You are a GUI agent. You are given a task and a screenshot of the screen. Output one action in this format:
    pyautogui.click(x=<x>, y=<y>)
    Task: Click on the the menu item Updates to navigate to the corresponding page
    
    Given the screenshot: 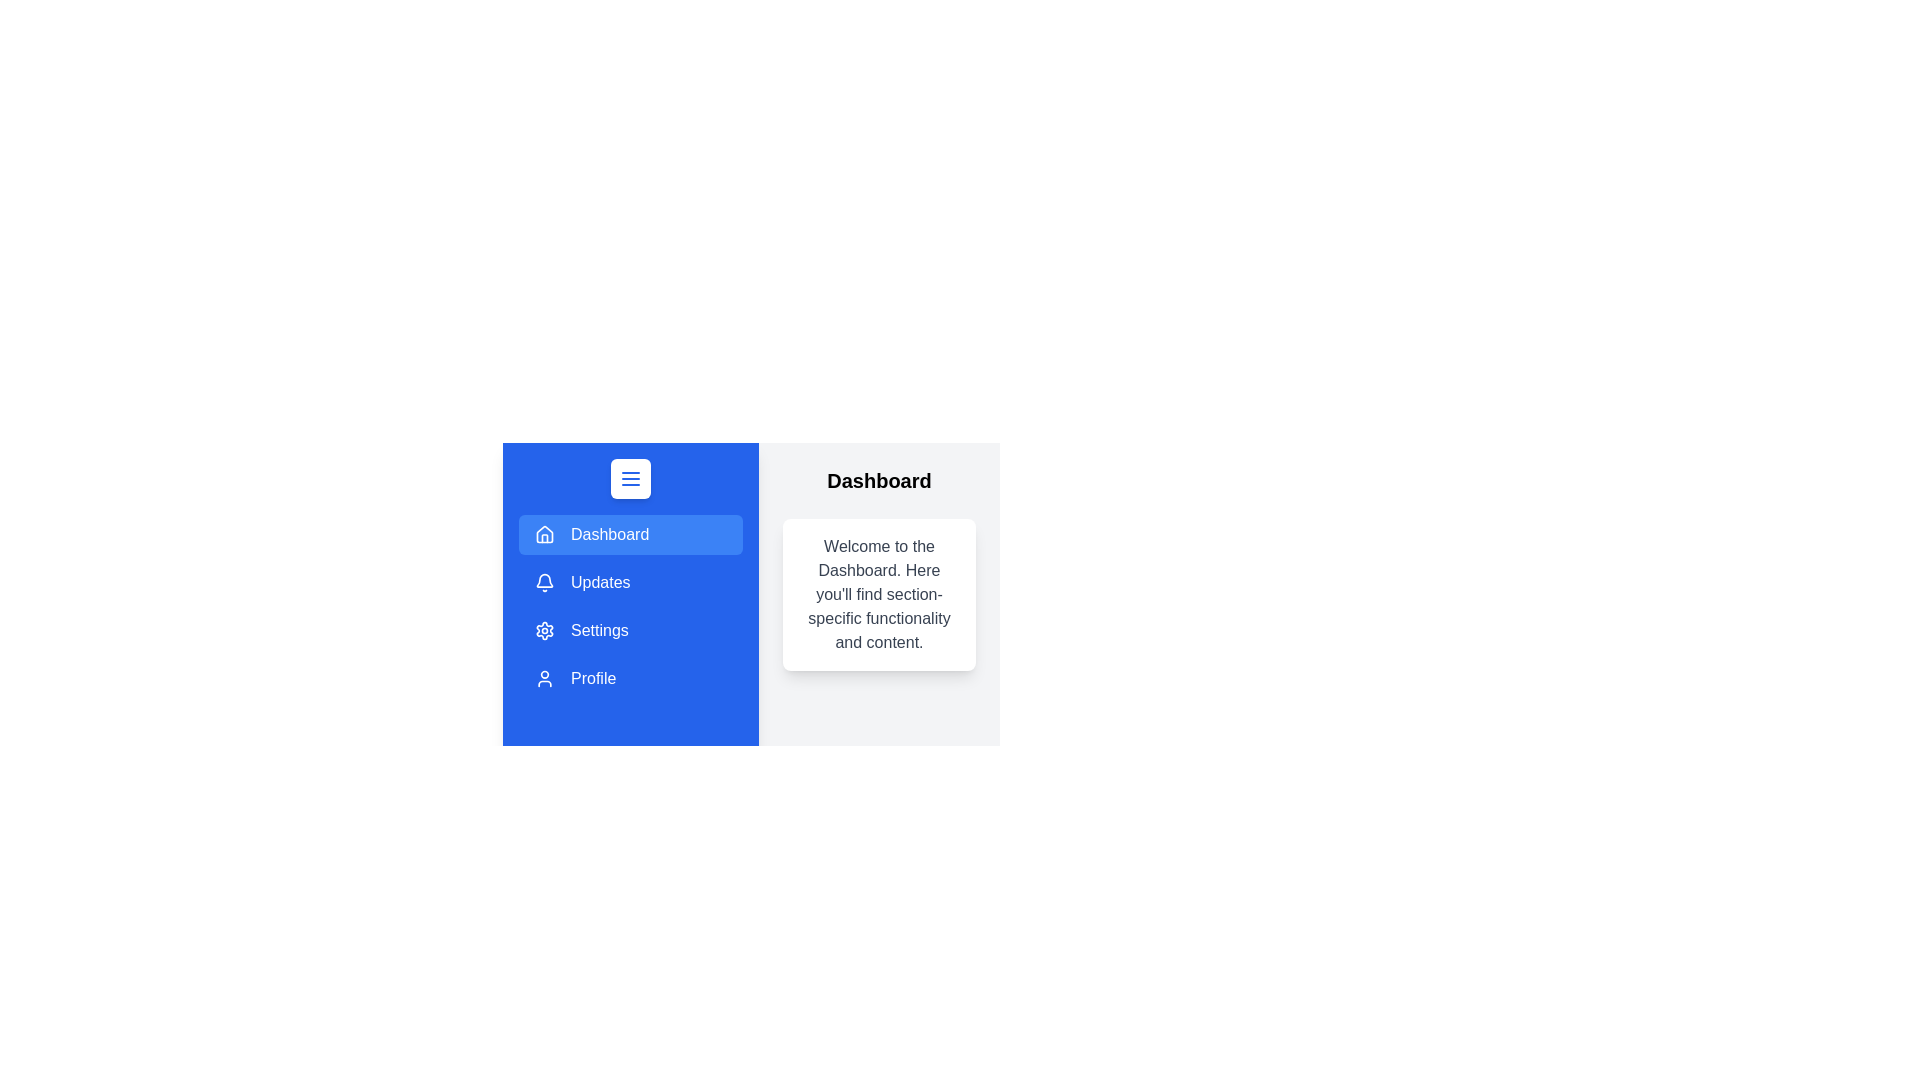 What is the action you would take?
    pyautogui.click(x=629, y=582)
    